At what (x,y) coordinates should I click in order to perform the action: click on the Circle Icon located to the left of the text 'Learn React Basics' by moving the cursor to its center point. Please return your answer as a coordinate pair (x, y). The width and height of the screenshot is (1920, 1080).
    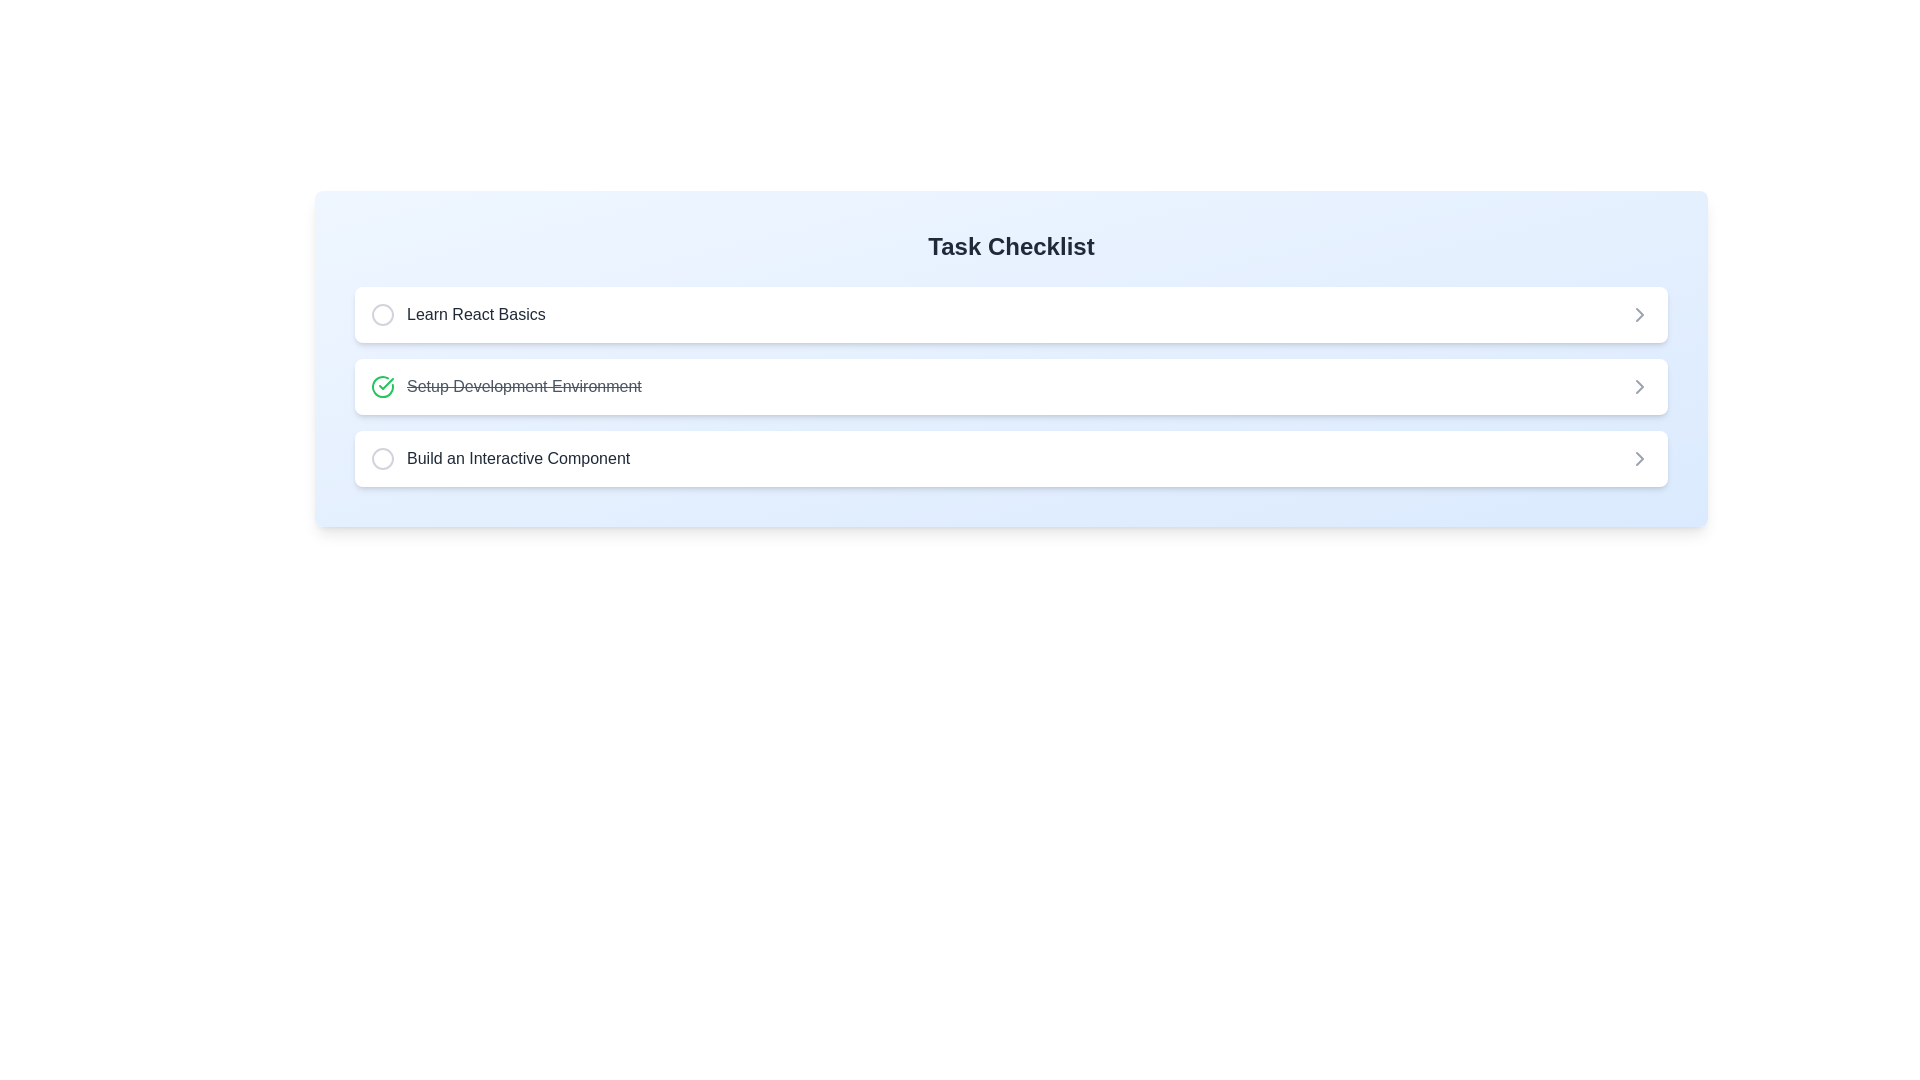
    Looking at the image, I should click on (383, 315).